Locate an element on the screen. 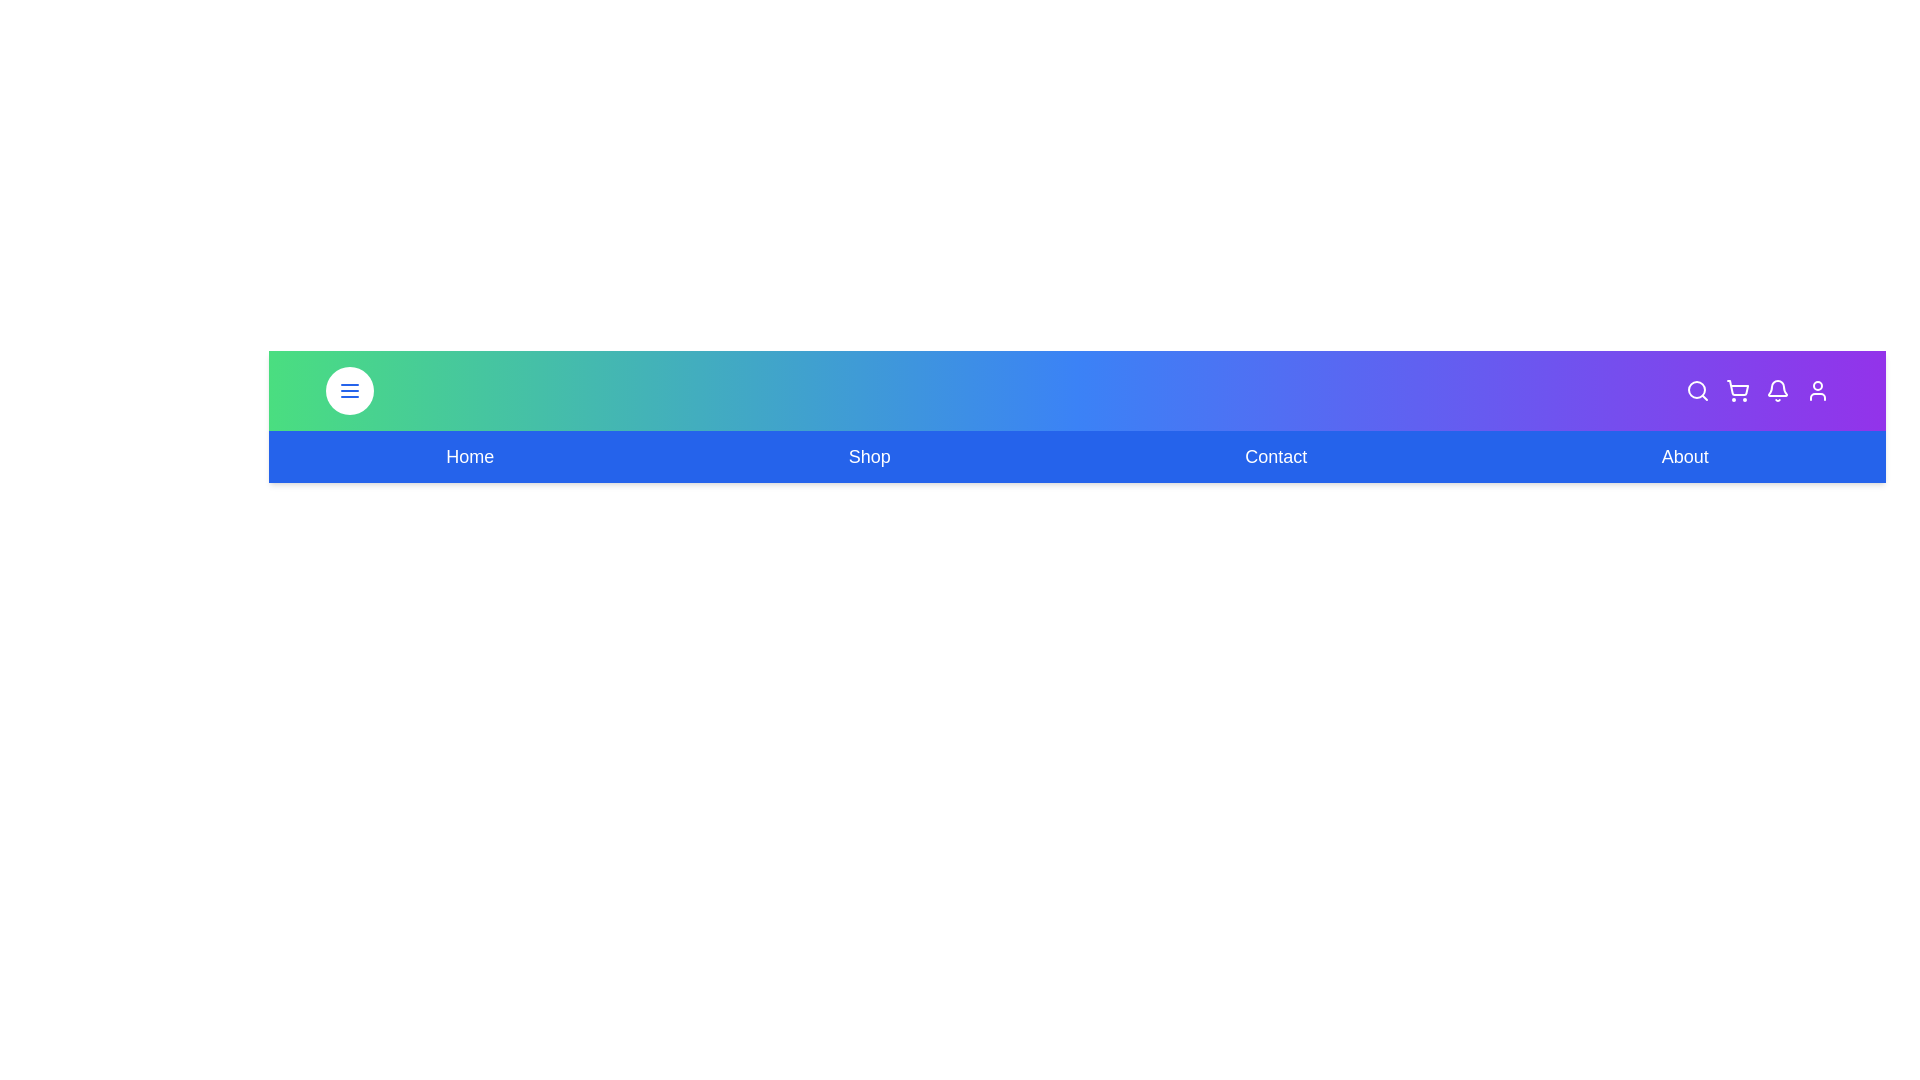 Image resolution: width=1920 pixels, height=1080 pixels. the search icon in the navigation bar is located at coordinates (1696, 390).